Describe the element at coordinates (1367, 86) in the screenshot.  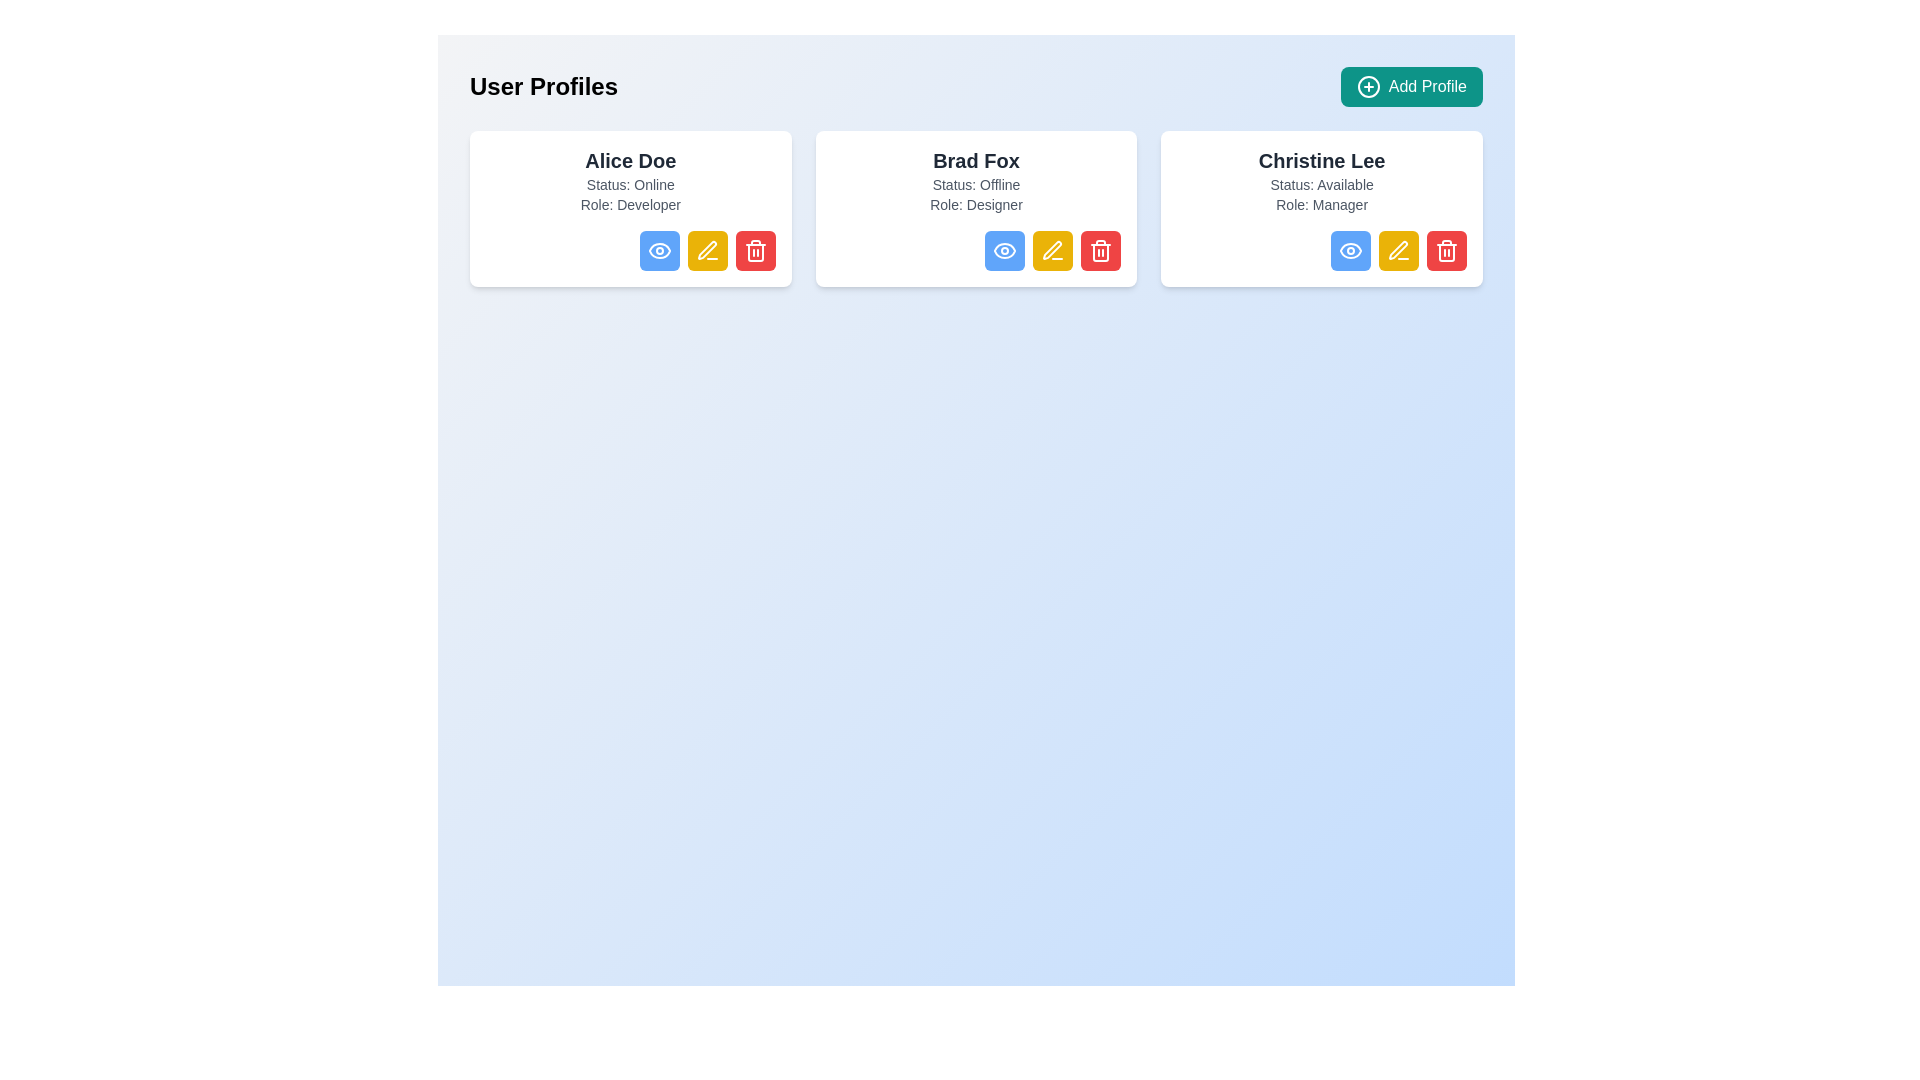
I see `the circular '+' icon with a teal background located to the left of the 'Add Profile' button for visual feedback` at that location.